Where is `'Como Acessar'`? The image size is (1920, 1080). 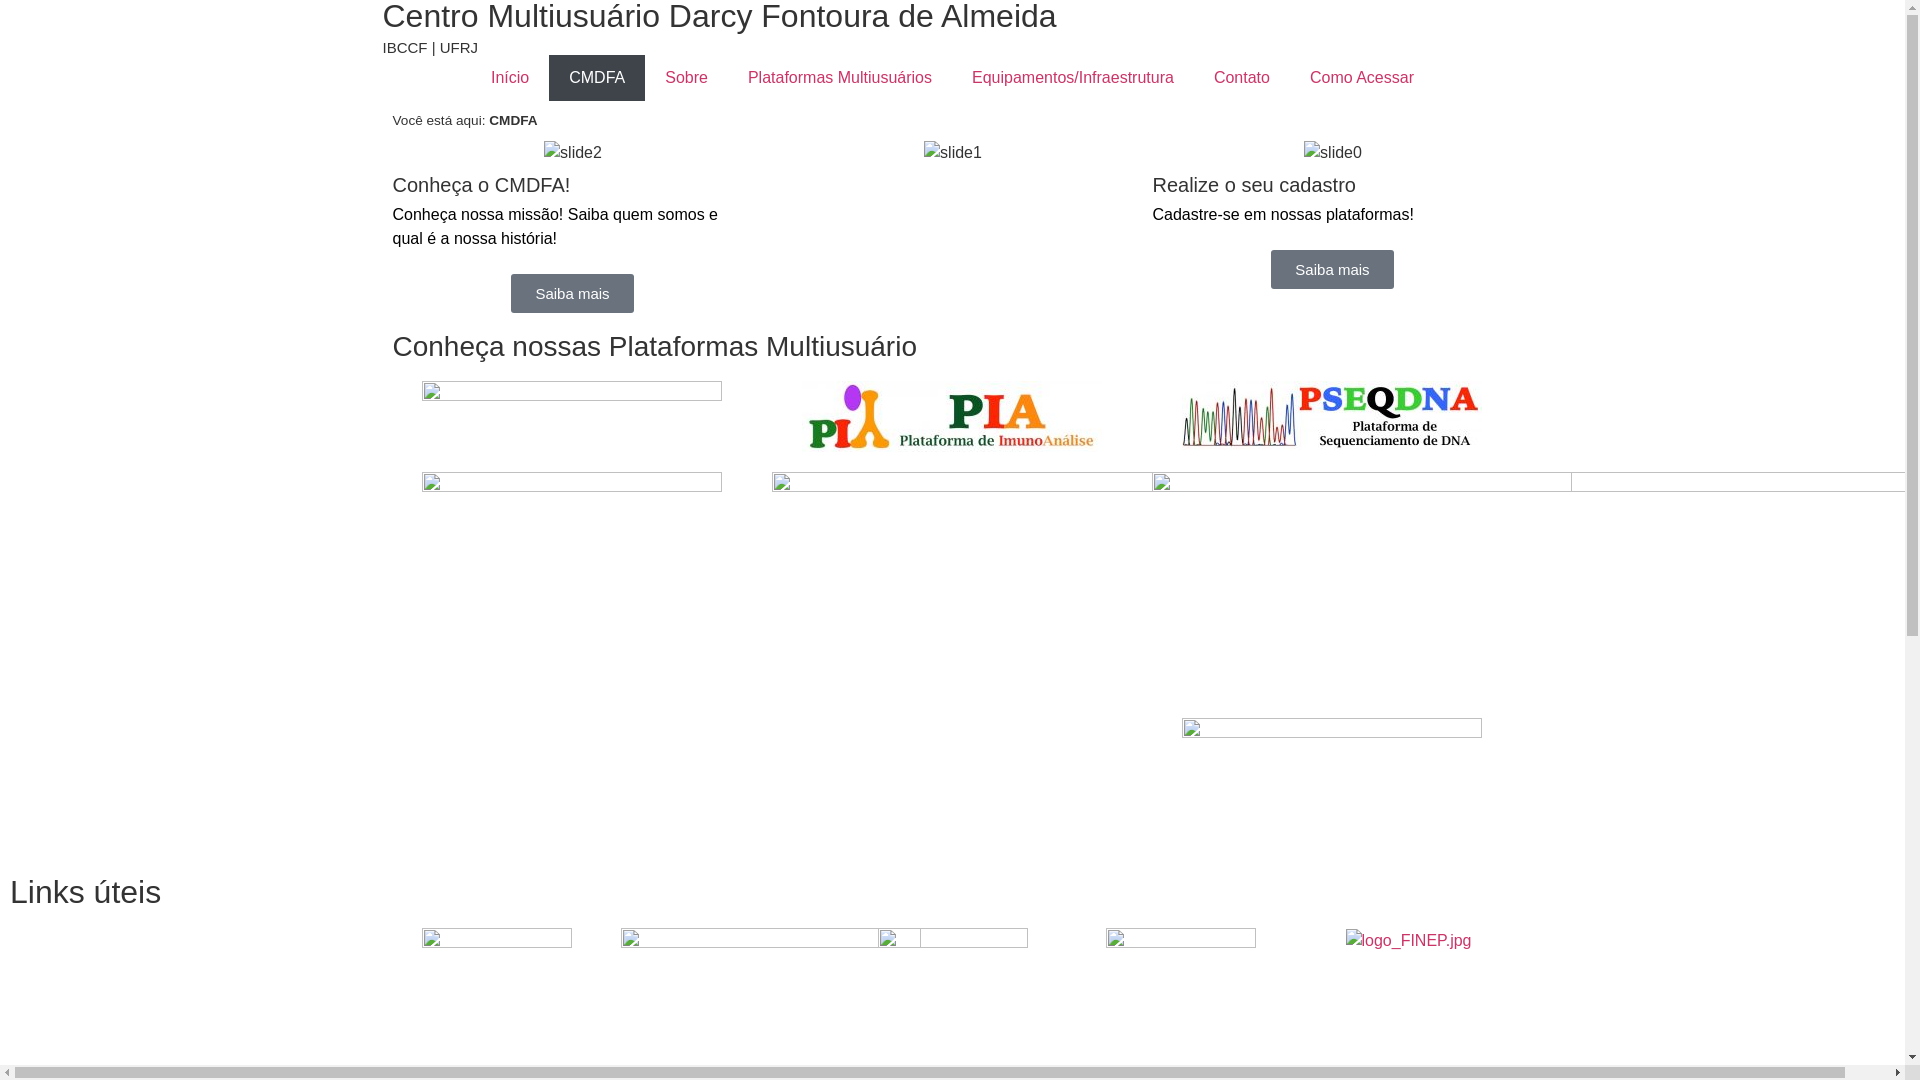
'Como Acessar' is located at coordinates (1361, 76).